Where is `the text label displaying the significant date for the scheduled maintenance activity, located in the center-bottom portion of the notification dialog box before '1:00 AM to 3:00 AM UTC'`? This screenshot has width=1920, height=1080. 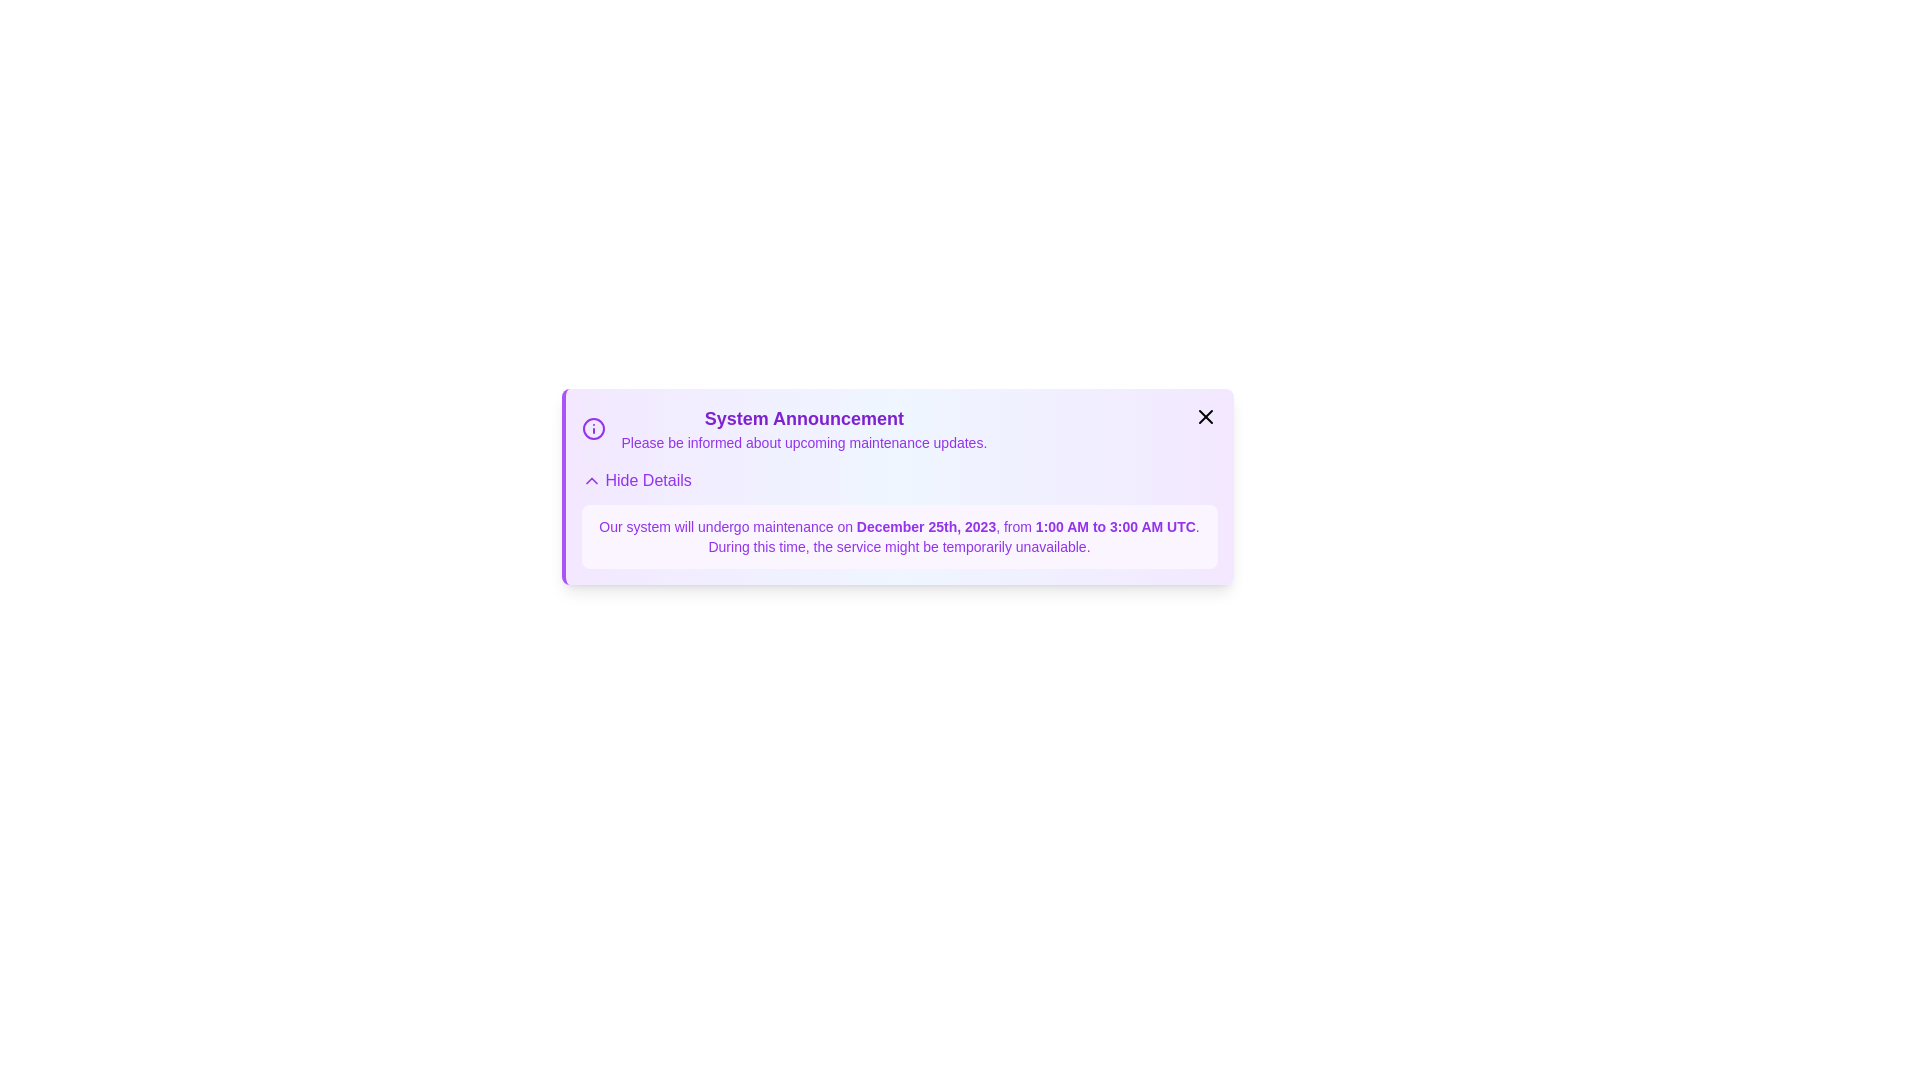 the text label displaying the significant date for the scheduled maintenance activity, located in the center-bottom portion of the notification dialog box before '1:00 AM to 3:00 AM UTC' is located at coordinates (925, 526).